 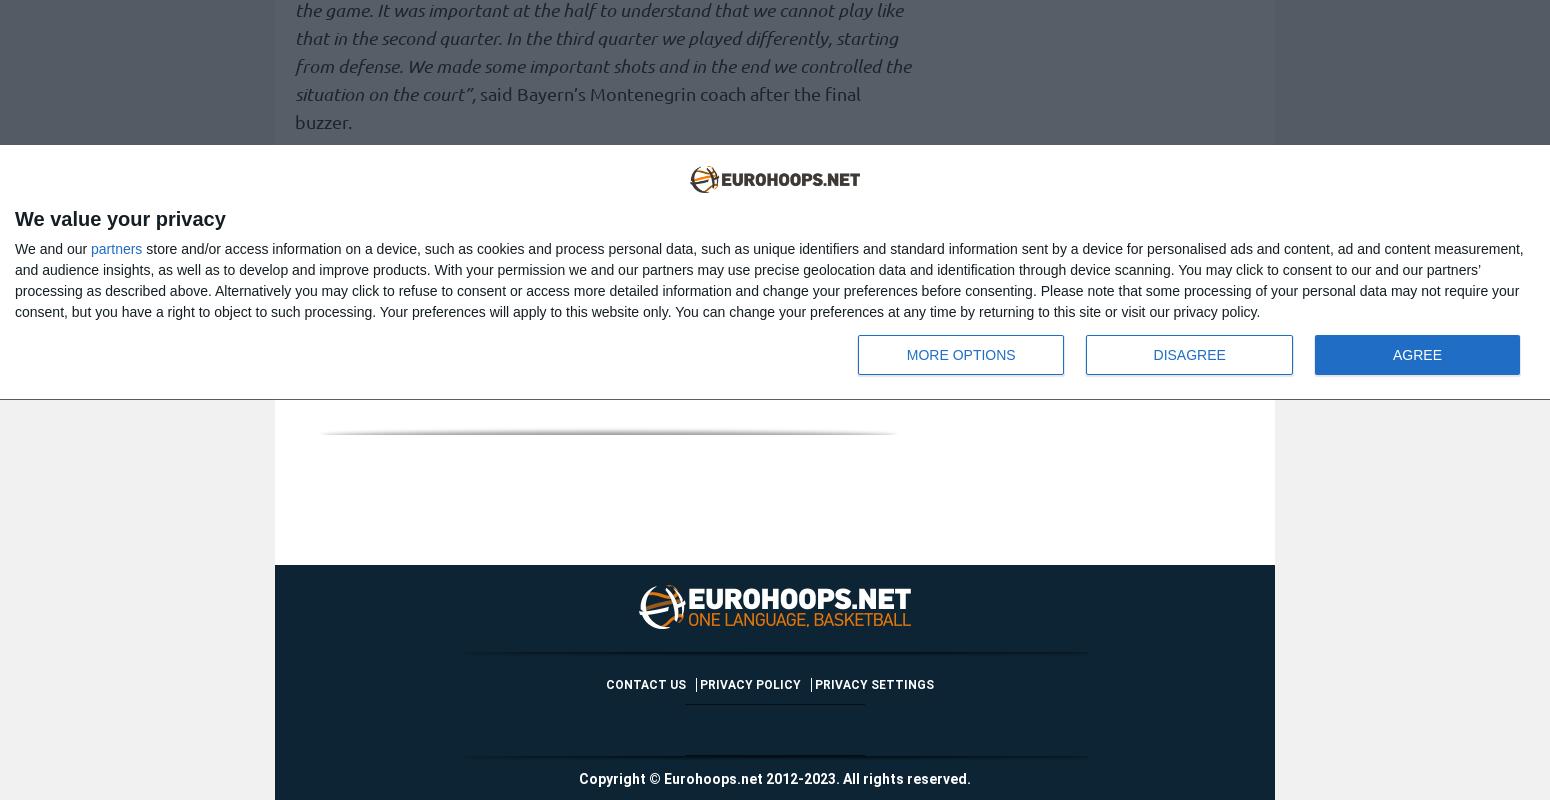 I want to click on 'Privacy settings', so click(x=874, y=684).